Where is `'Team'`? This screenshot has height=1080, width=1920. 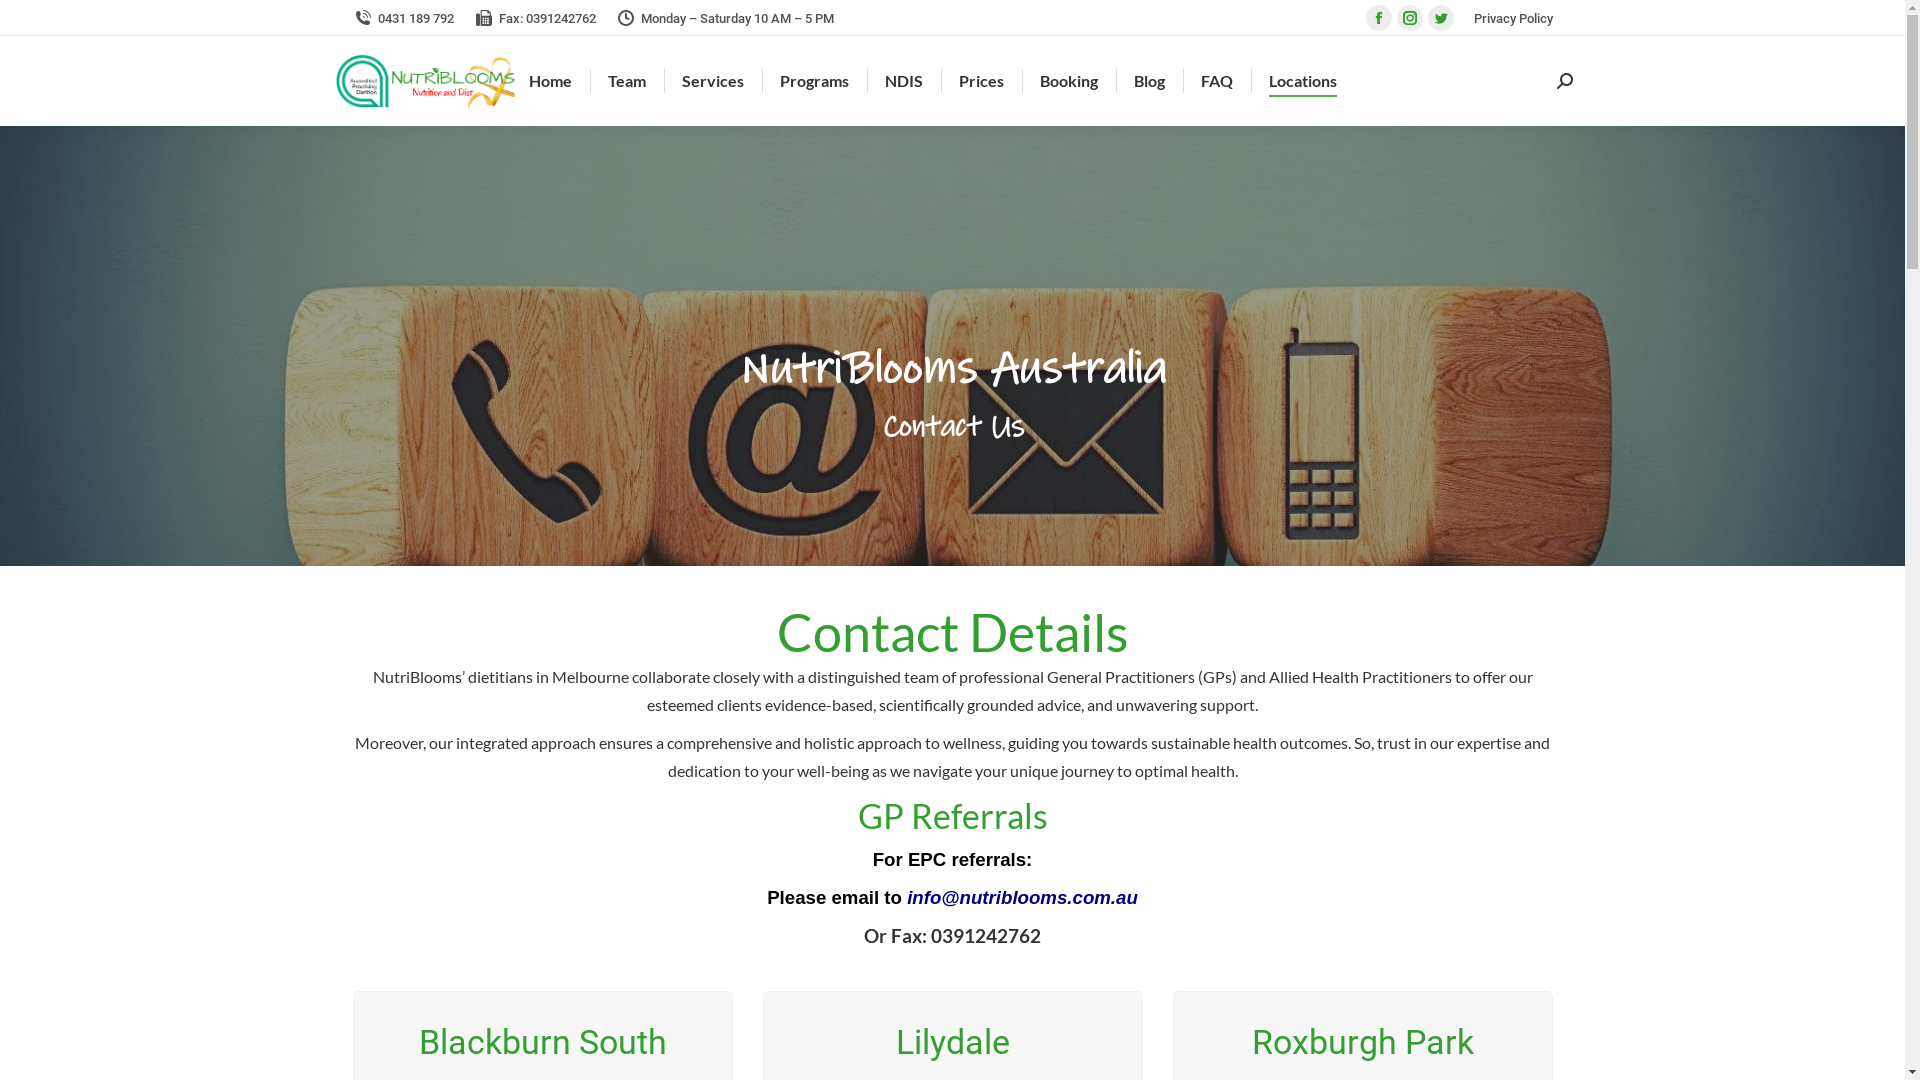 'Team' is located at coordinates (603, 80).